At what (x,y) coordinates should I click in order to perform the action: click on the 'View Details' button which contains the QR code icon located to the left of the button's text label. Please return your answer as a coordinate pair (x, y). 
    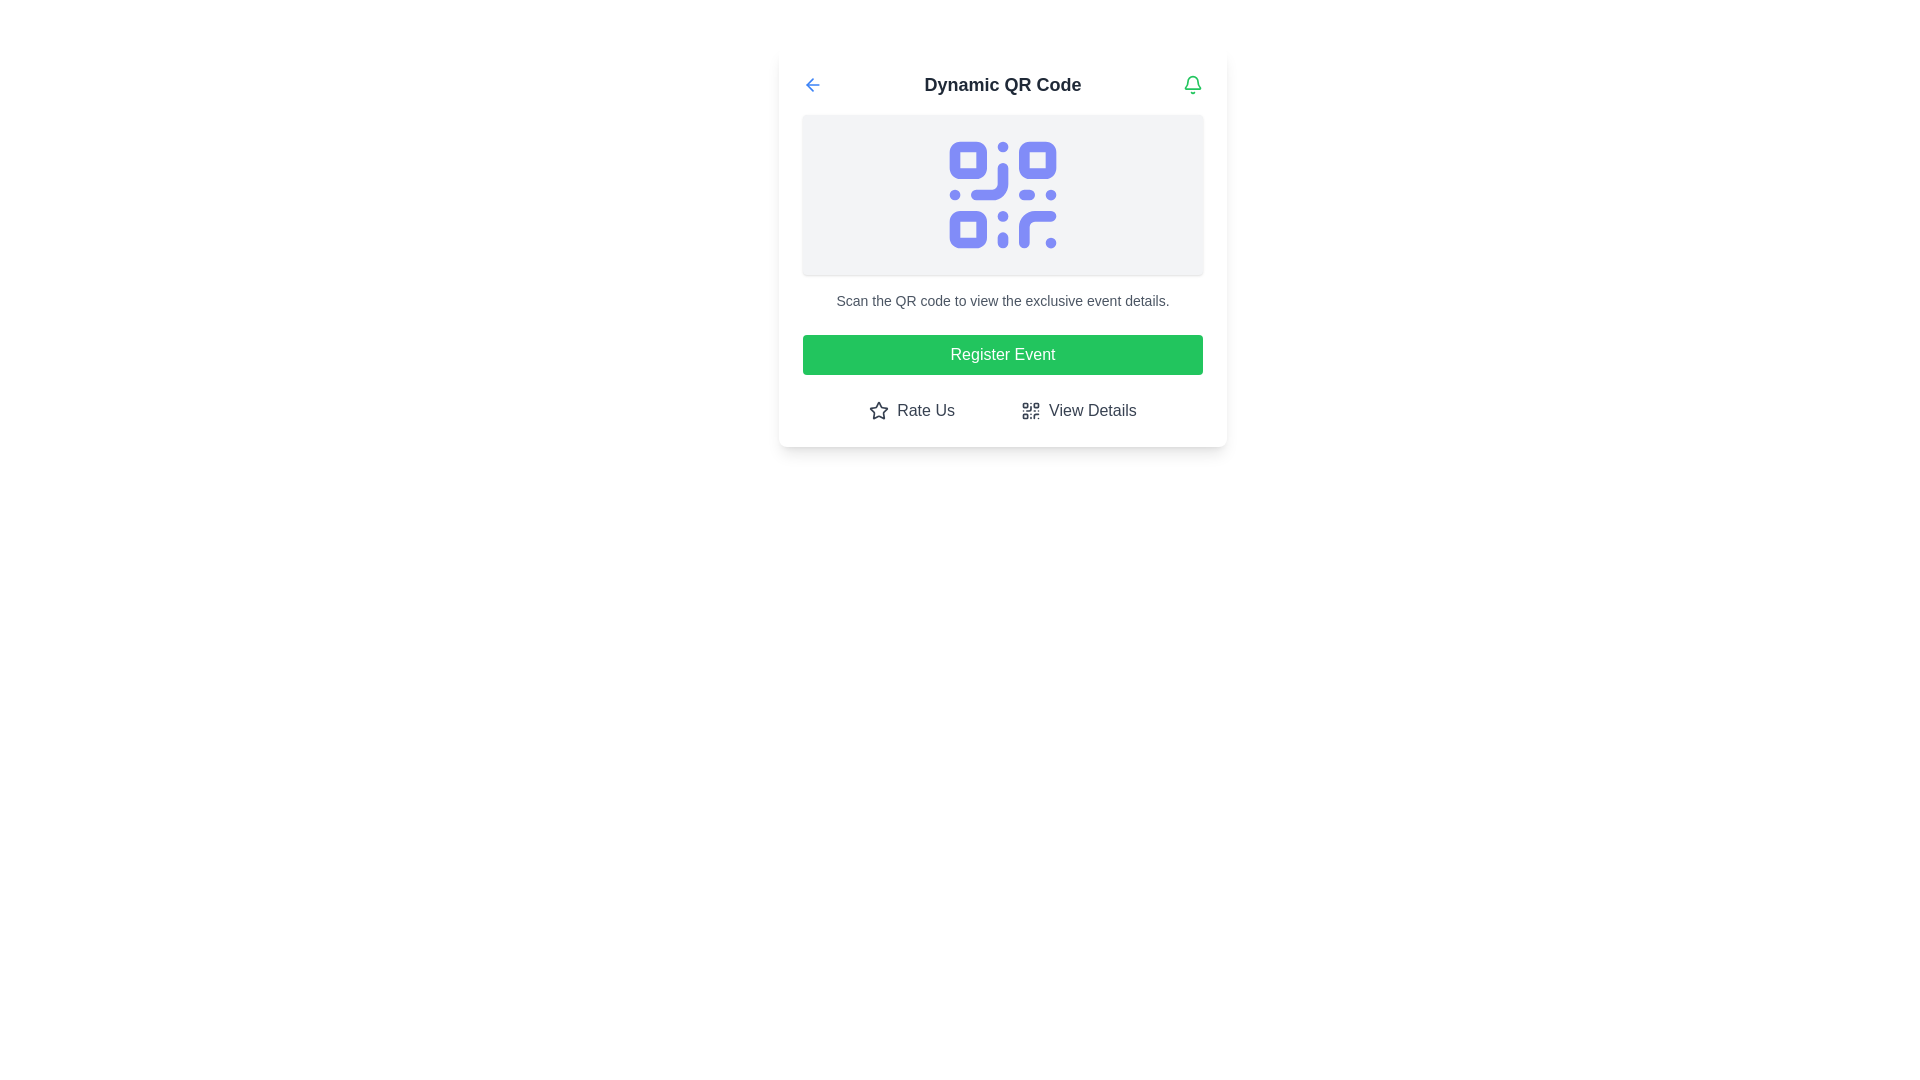
    Looking at the image, I should click on (1031, 410).